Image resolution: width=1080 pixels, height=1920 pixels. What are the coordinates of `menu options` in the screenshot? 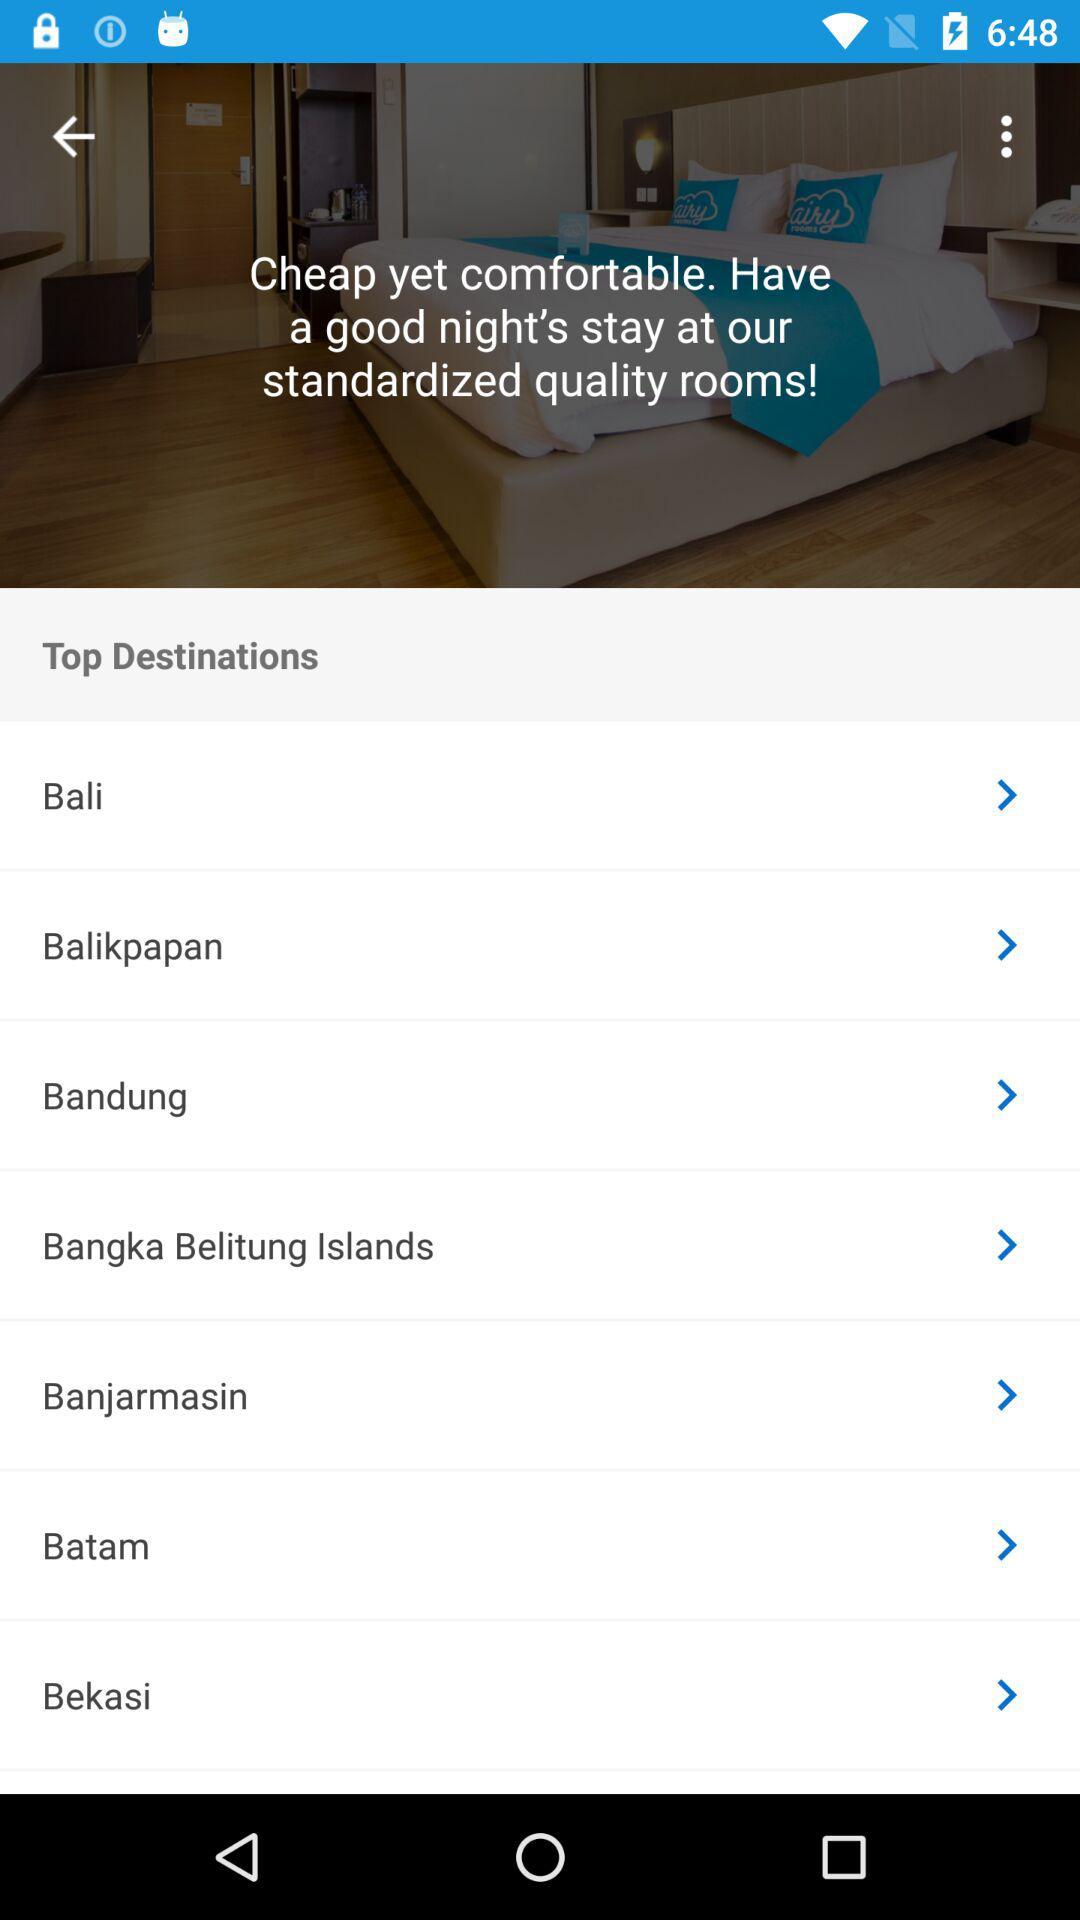 It's located at (1006, 135).